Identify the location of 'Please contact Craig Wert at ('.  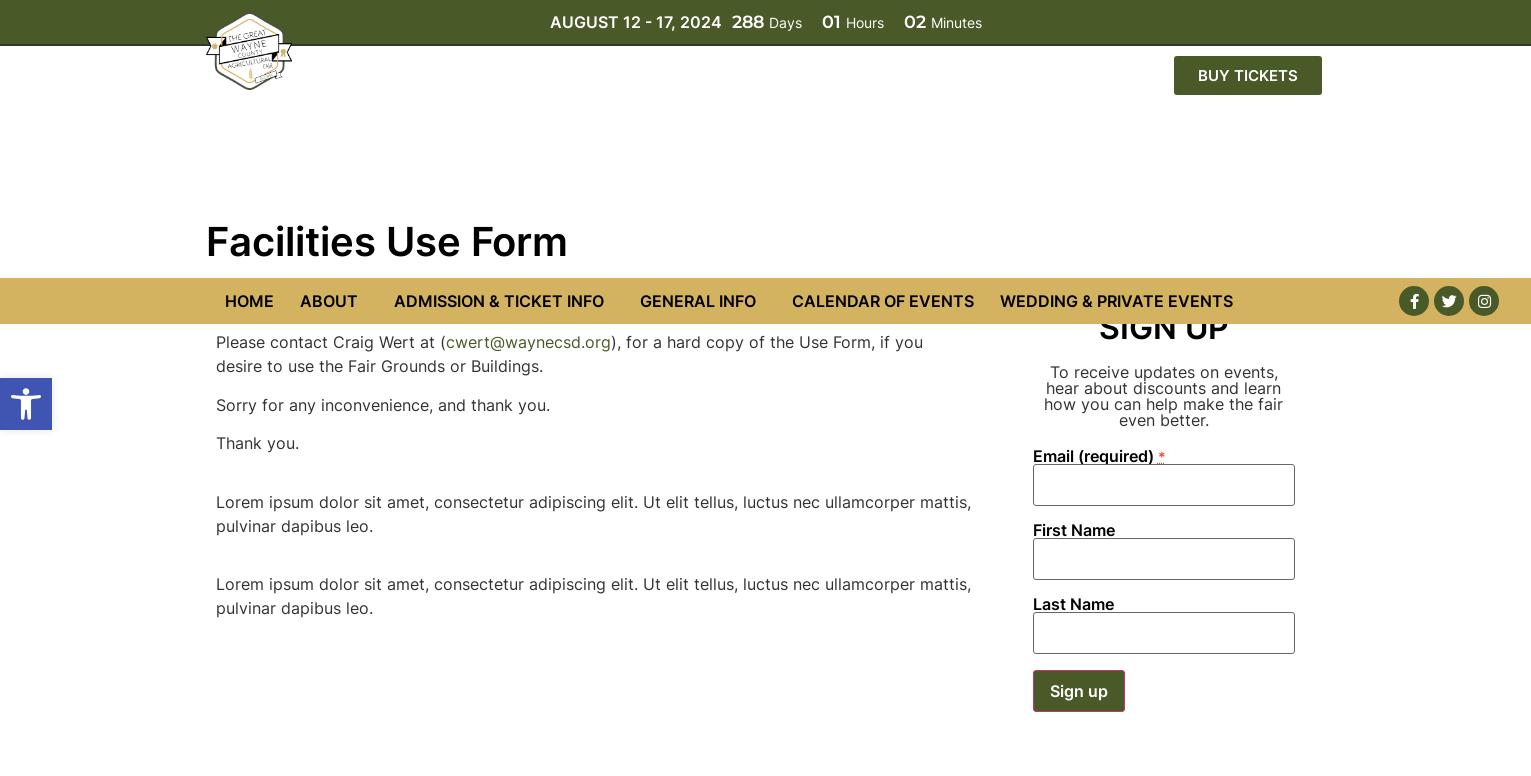
(328, 63).